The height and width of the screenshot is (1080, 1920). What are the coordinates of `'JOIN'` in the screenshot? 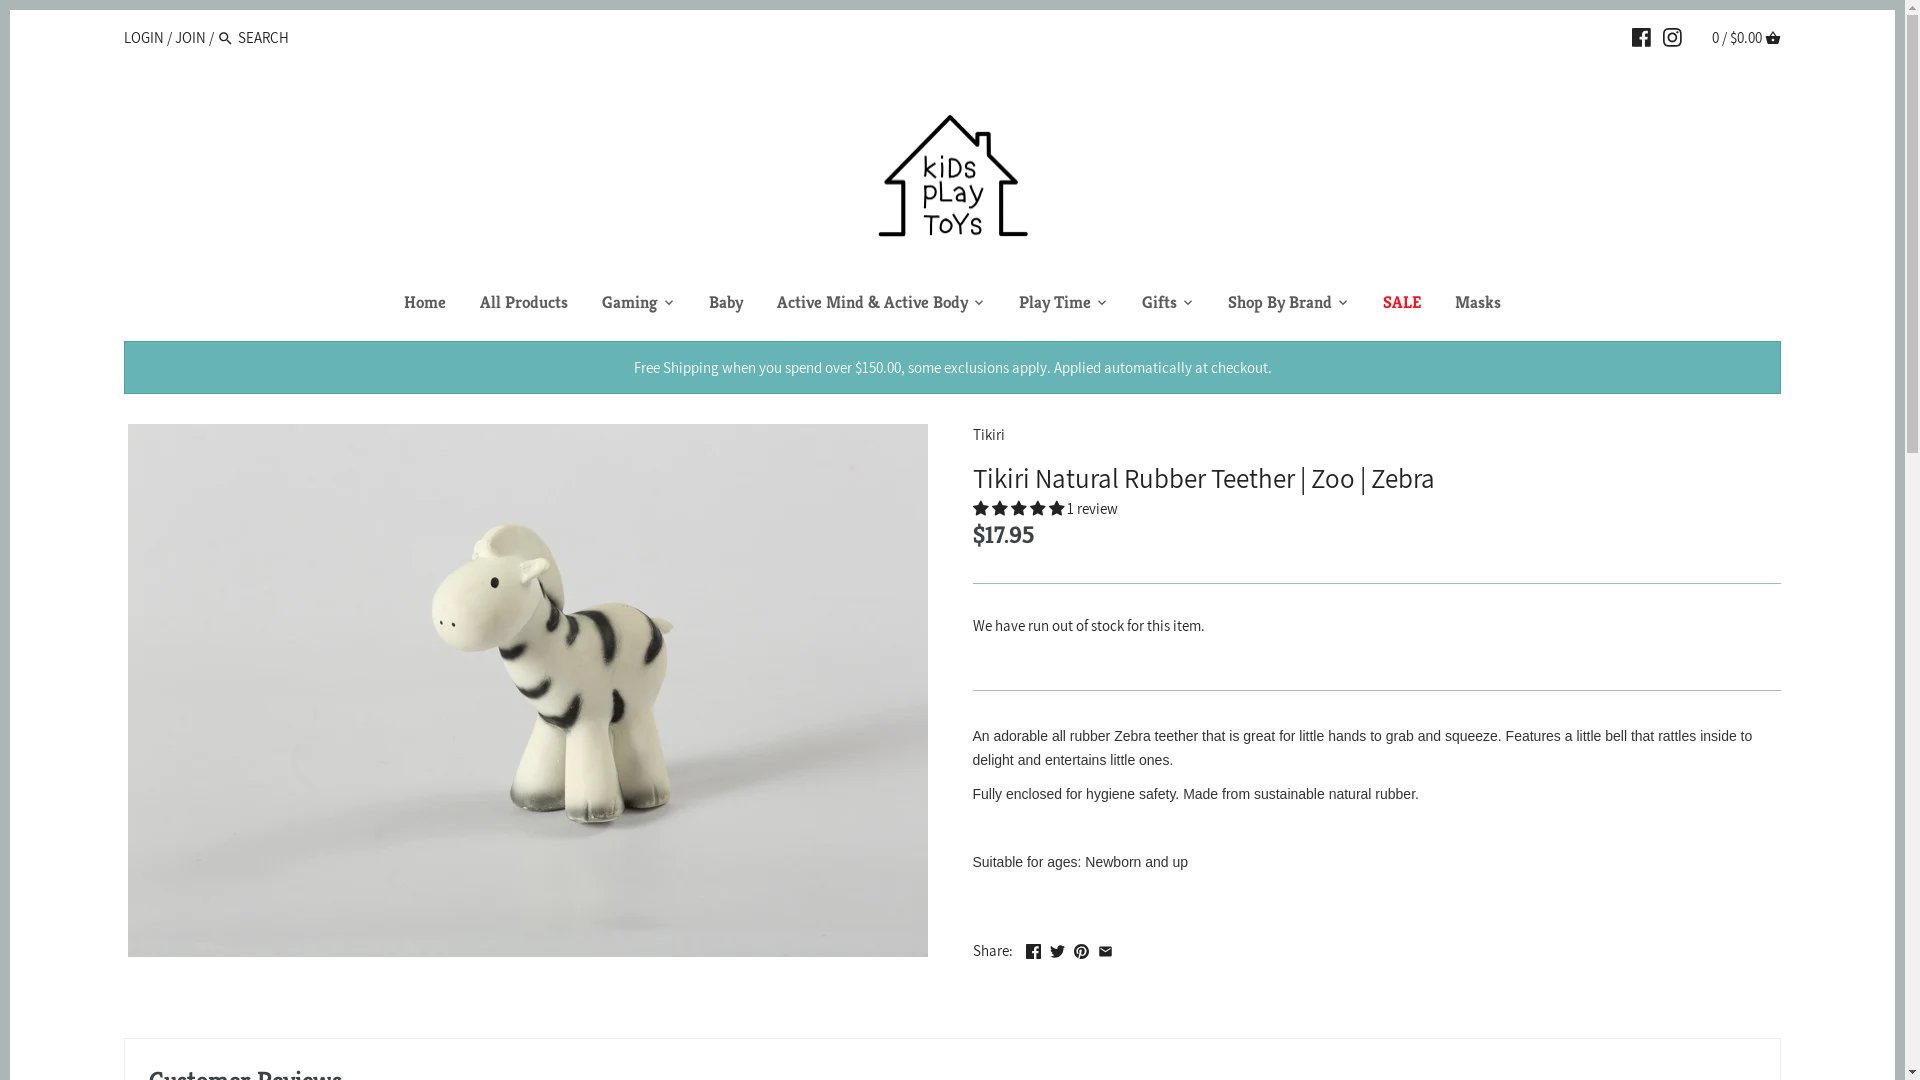 It's located at (190, 37).